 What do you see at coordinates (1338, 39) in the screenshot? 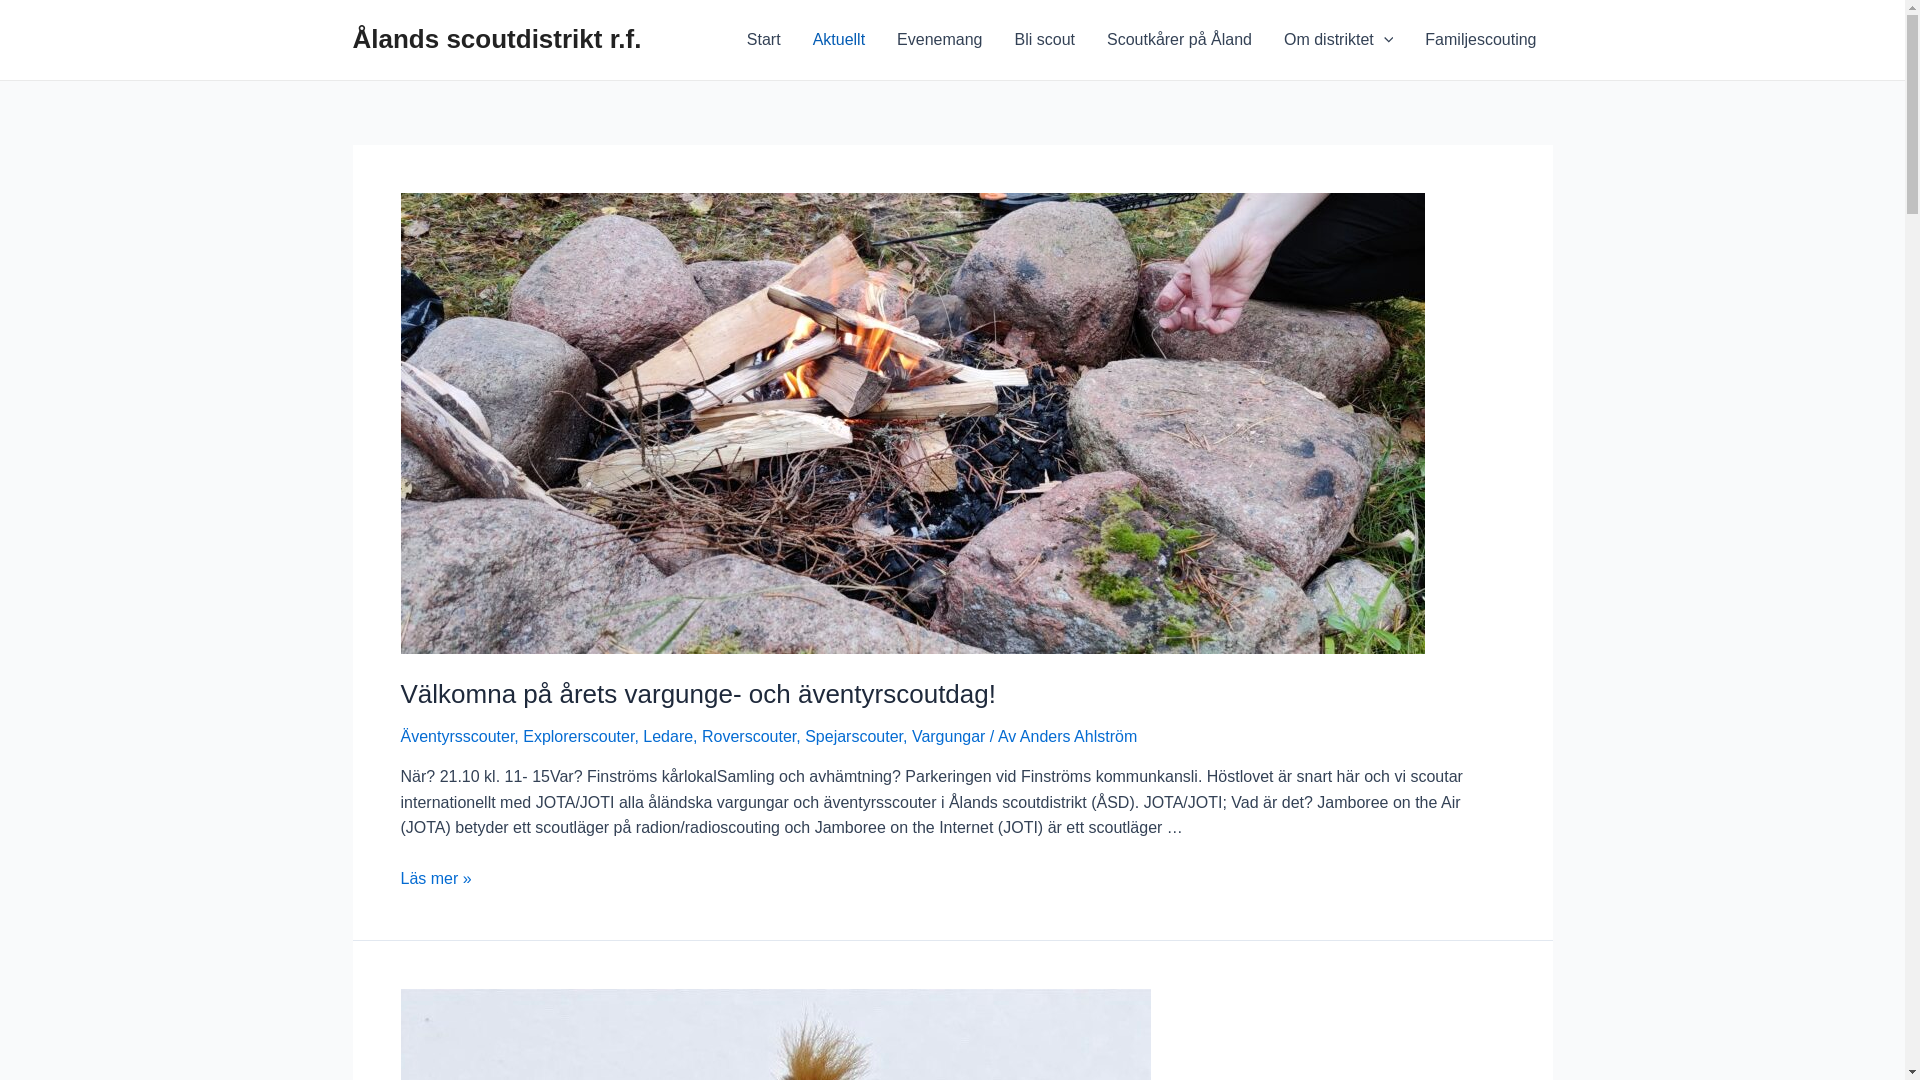
I see `'Om distriktet'` at bounding box center [1338, 39].